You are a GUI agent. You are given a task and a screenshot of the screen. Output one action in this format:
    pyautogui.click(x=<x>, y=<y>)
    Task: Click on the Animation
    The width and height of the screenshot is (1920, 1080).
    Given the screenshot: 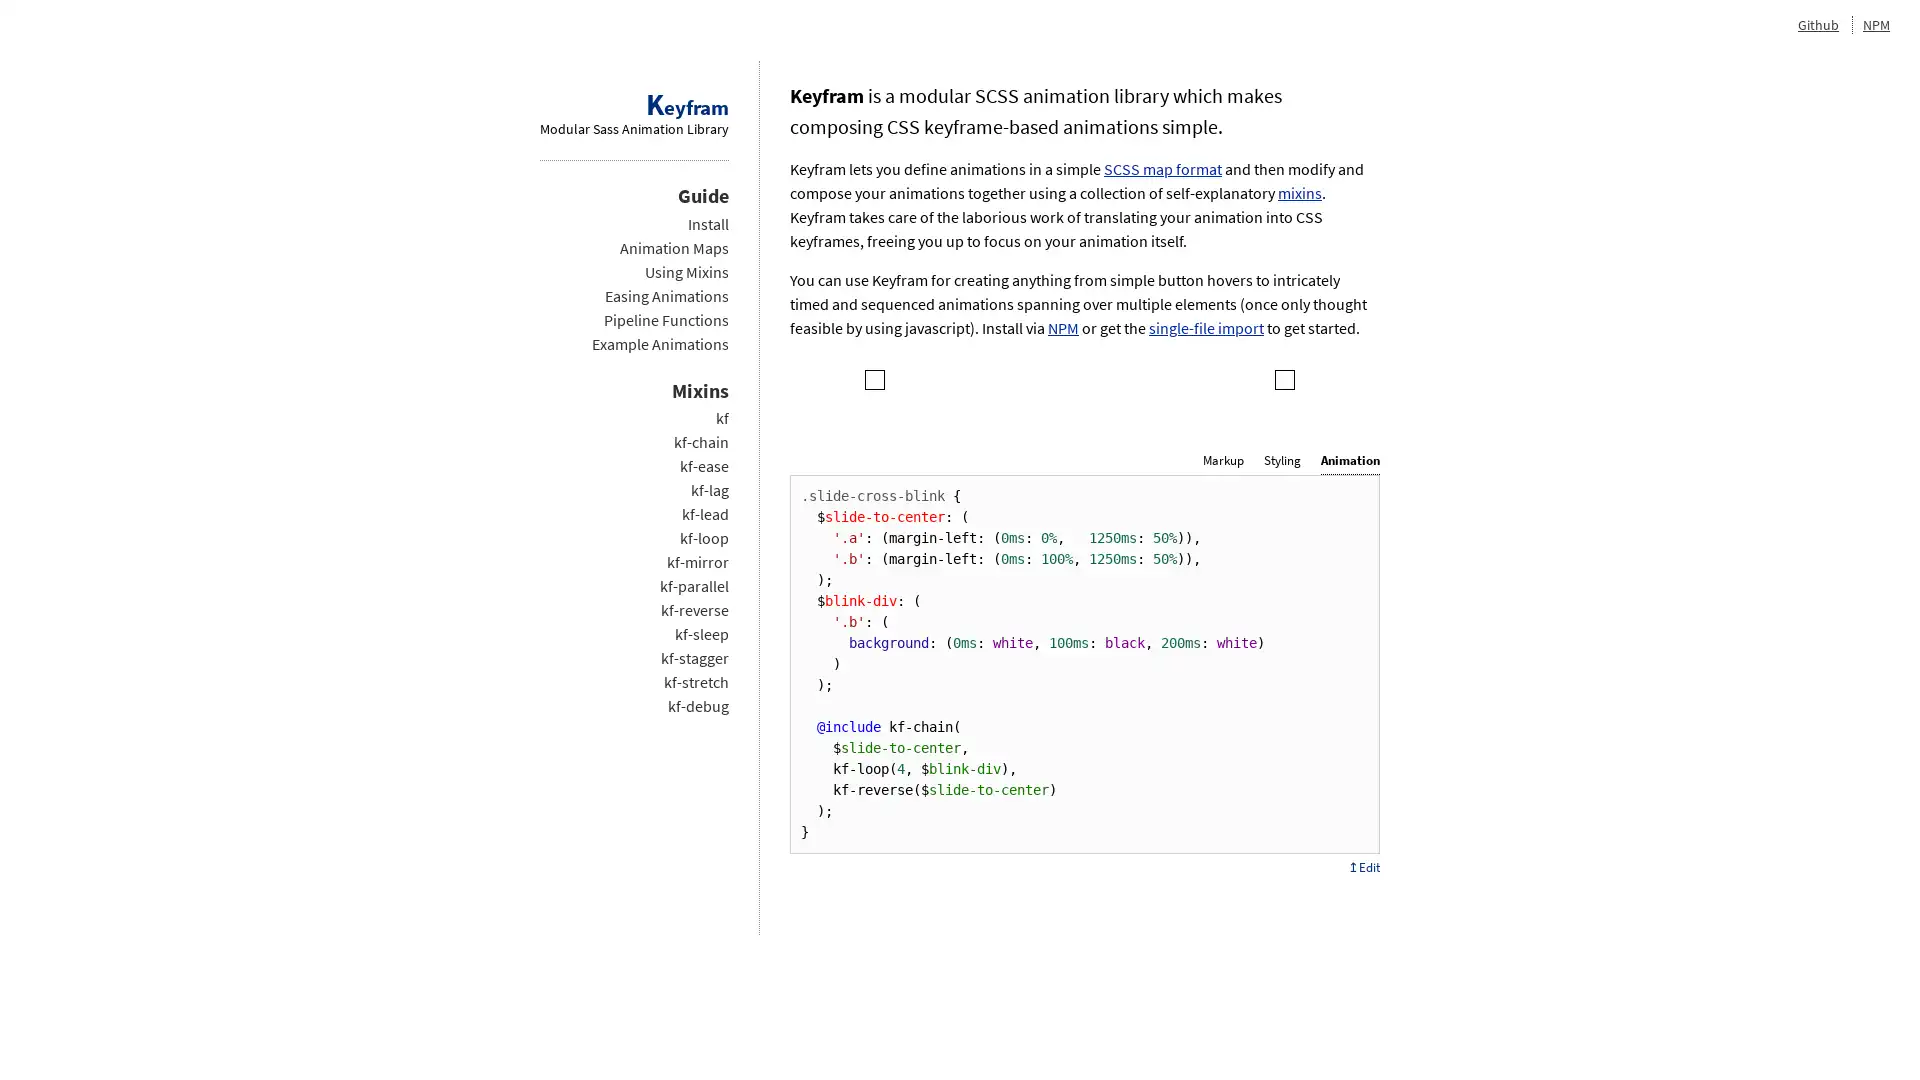 What is the action you would take?
    pyautogui.click(x=1350, y=461)
    